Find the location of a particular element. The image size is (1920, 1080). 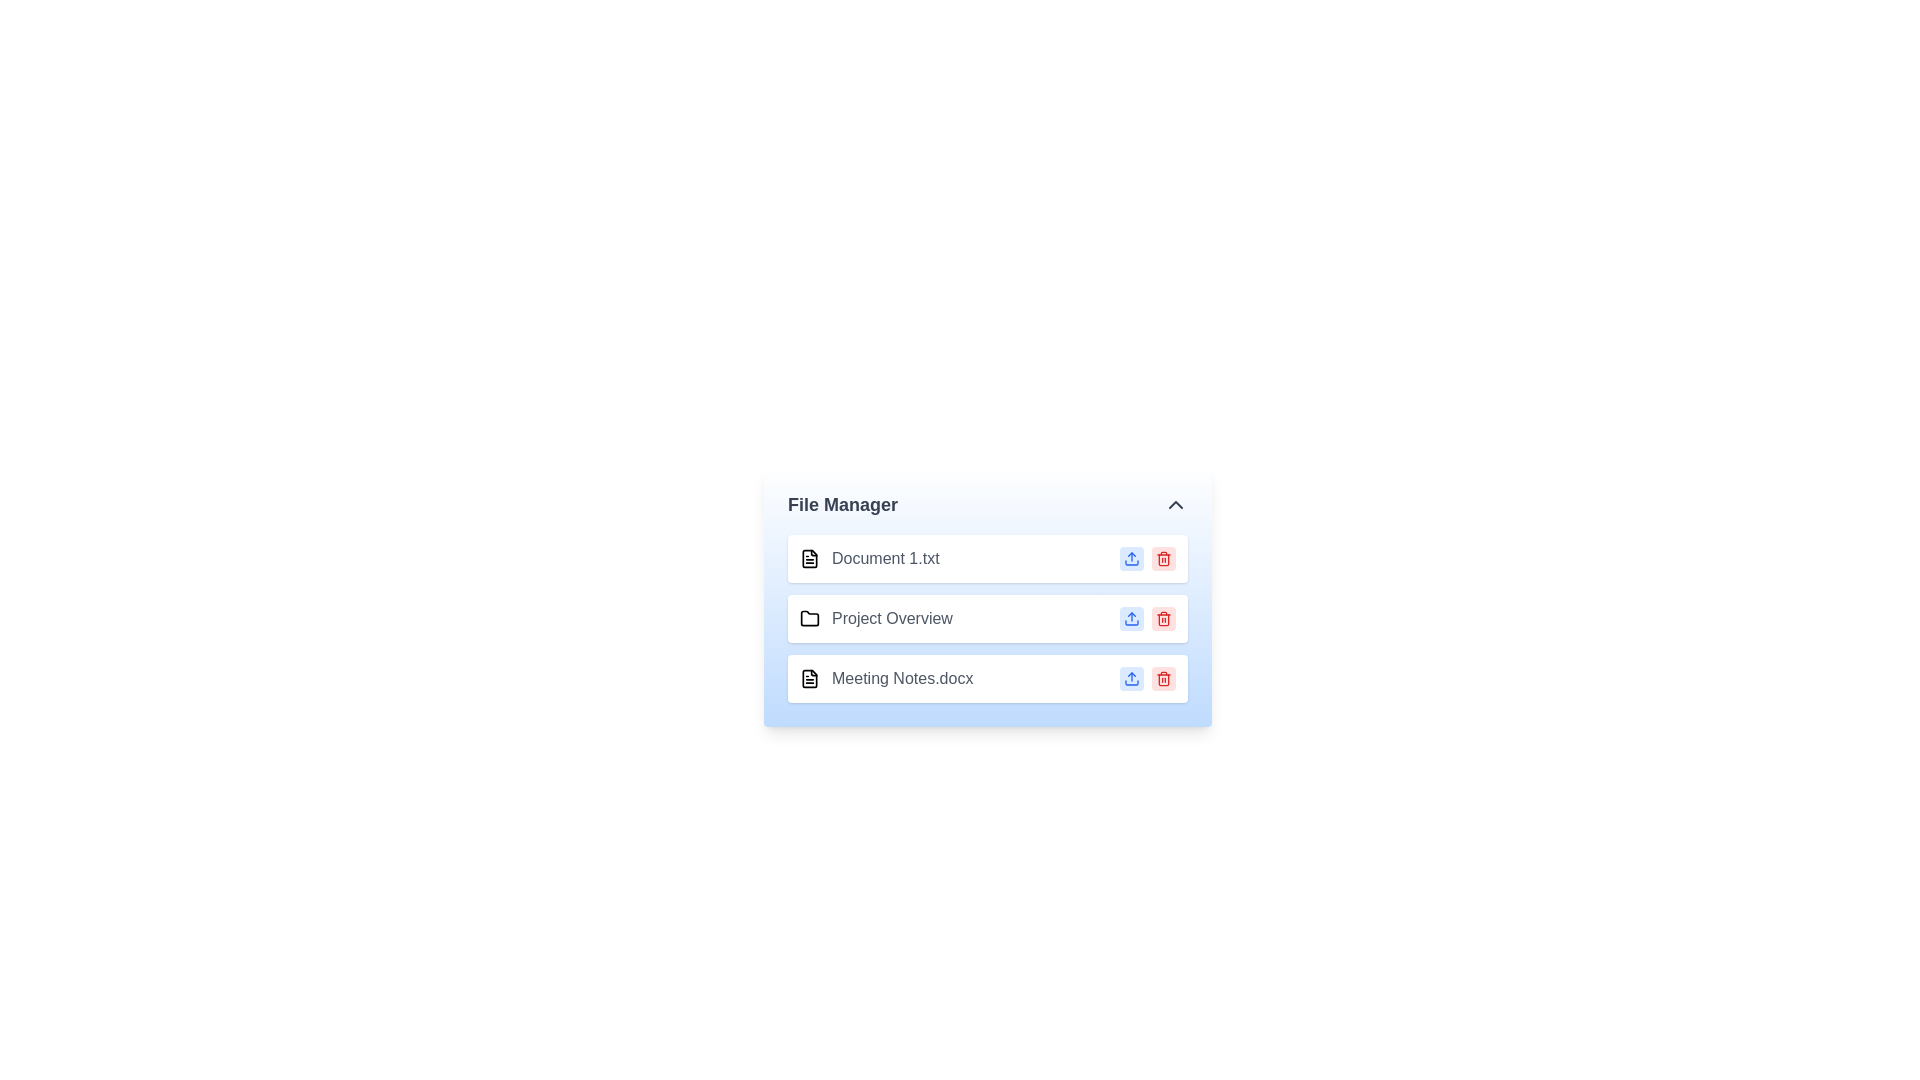

delete button next to the file or folder named Document 1.txt is located at coordinates (1163, 559).